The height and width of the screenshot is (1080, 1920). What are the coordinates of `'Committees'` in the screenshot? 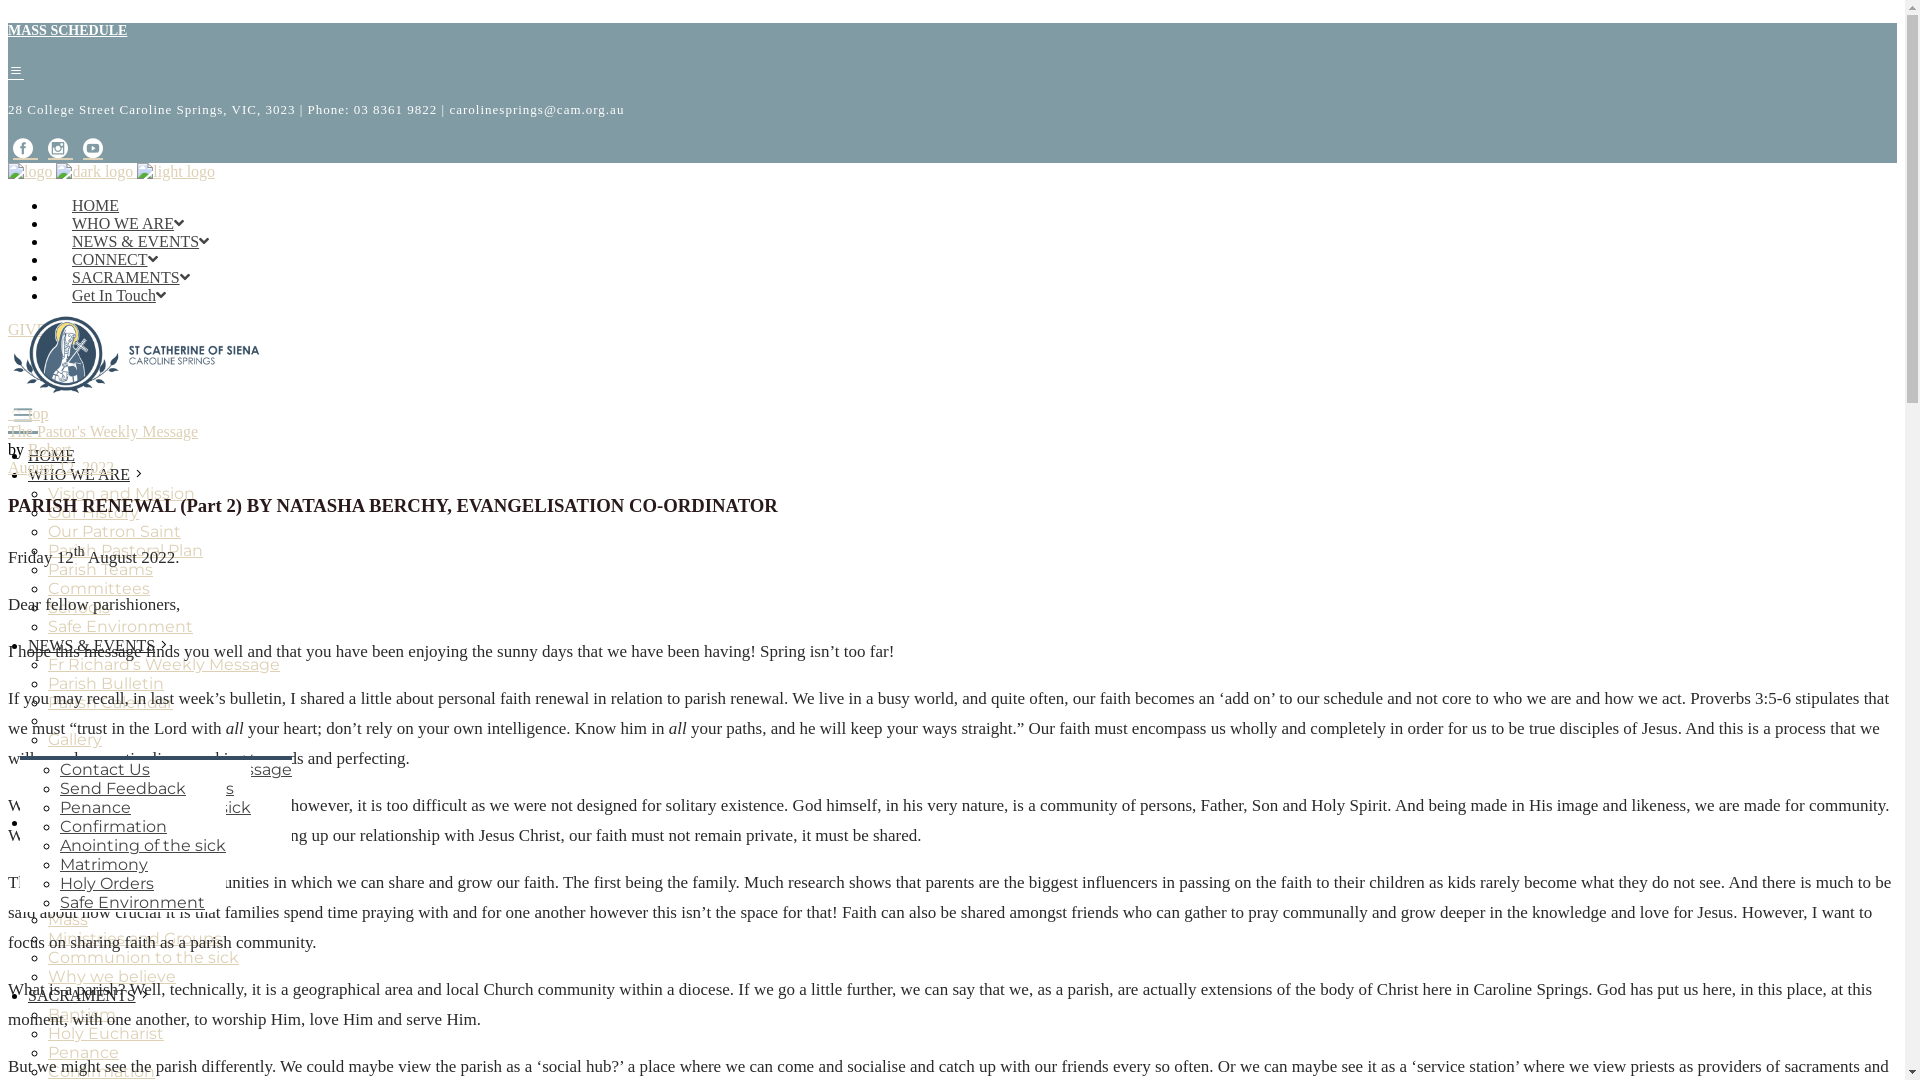 It's located at (48, 587).